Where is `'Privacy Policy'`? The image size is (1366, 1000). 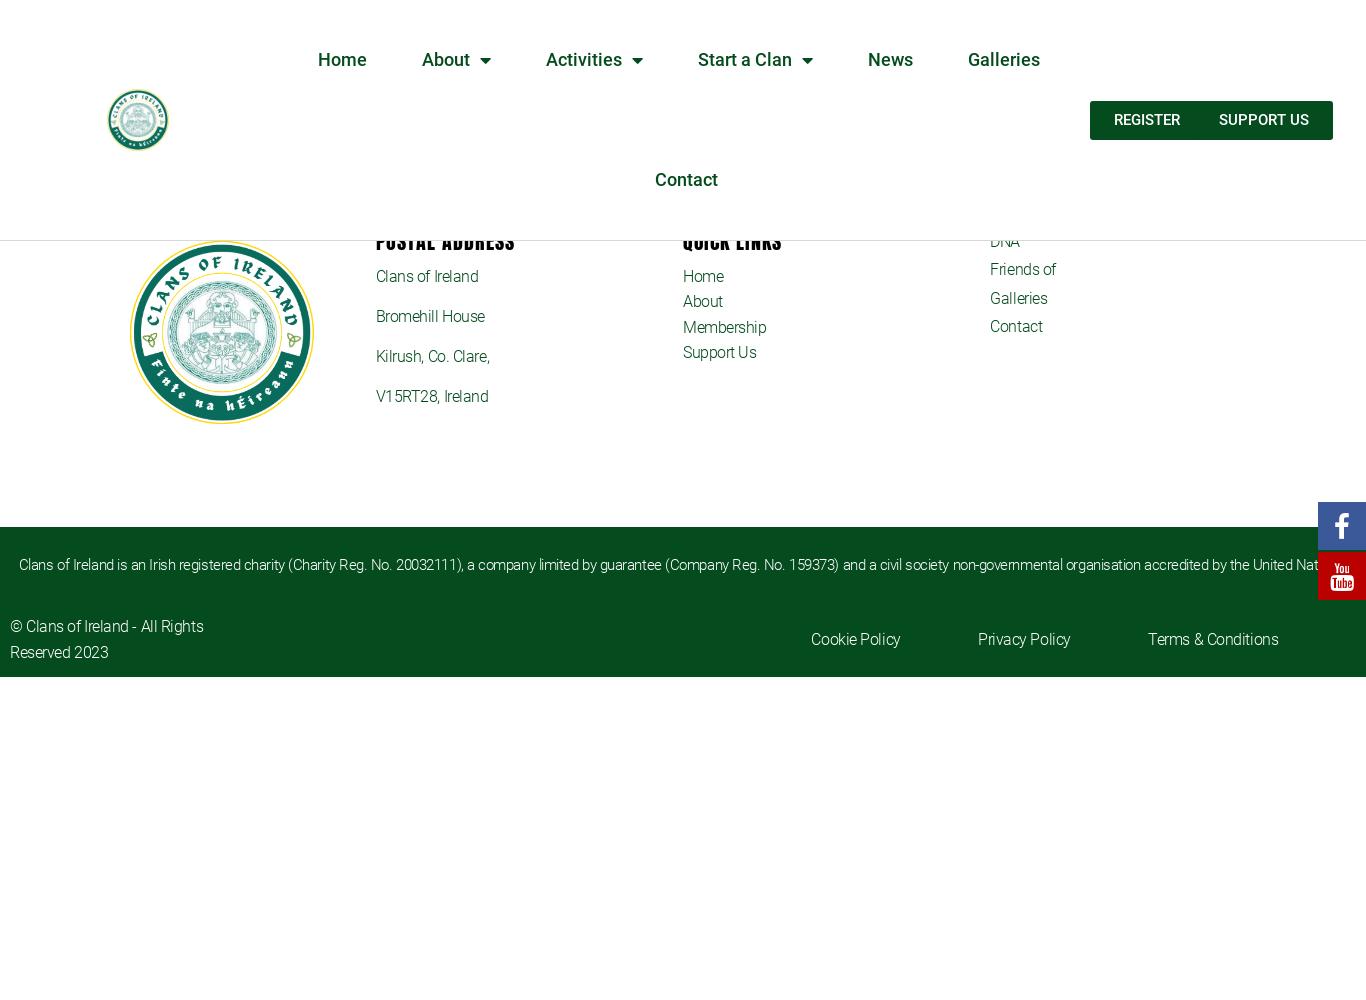
'Privacy Policy' is located at coordinates (1023, 638).